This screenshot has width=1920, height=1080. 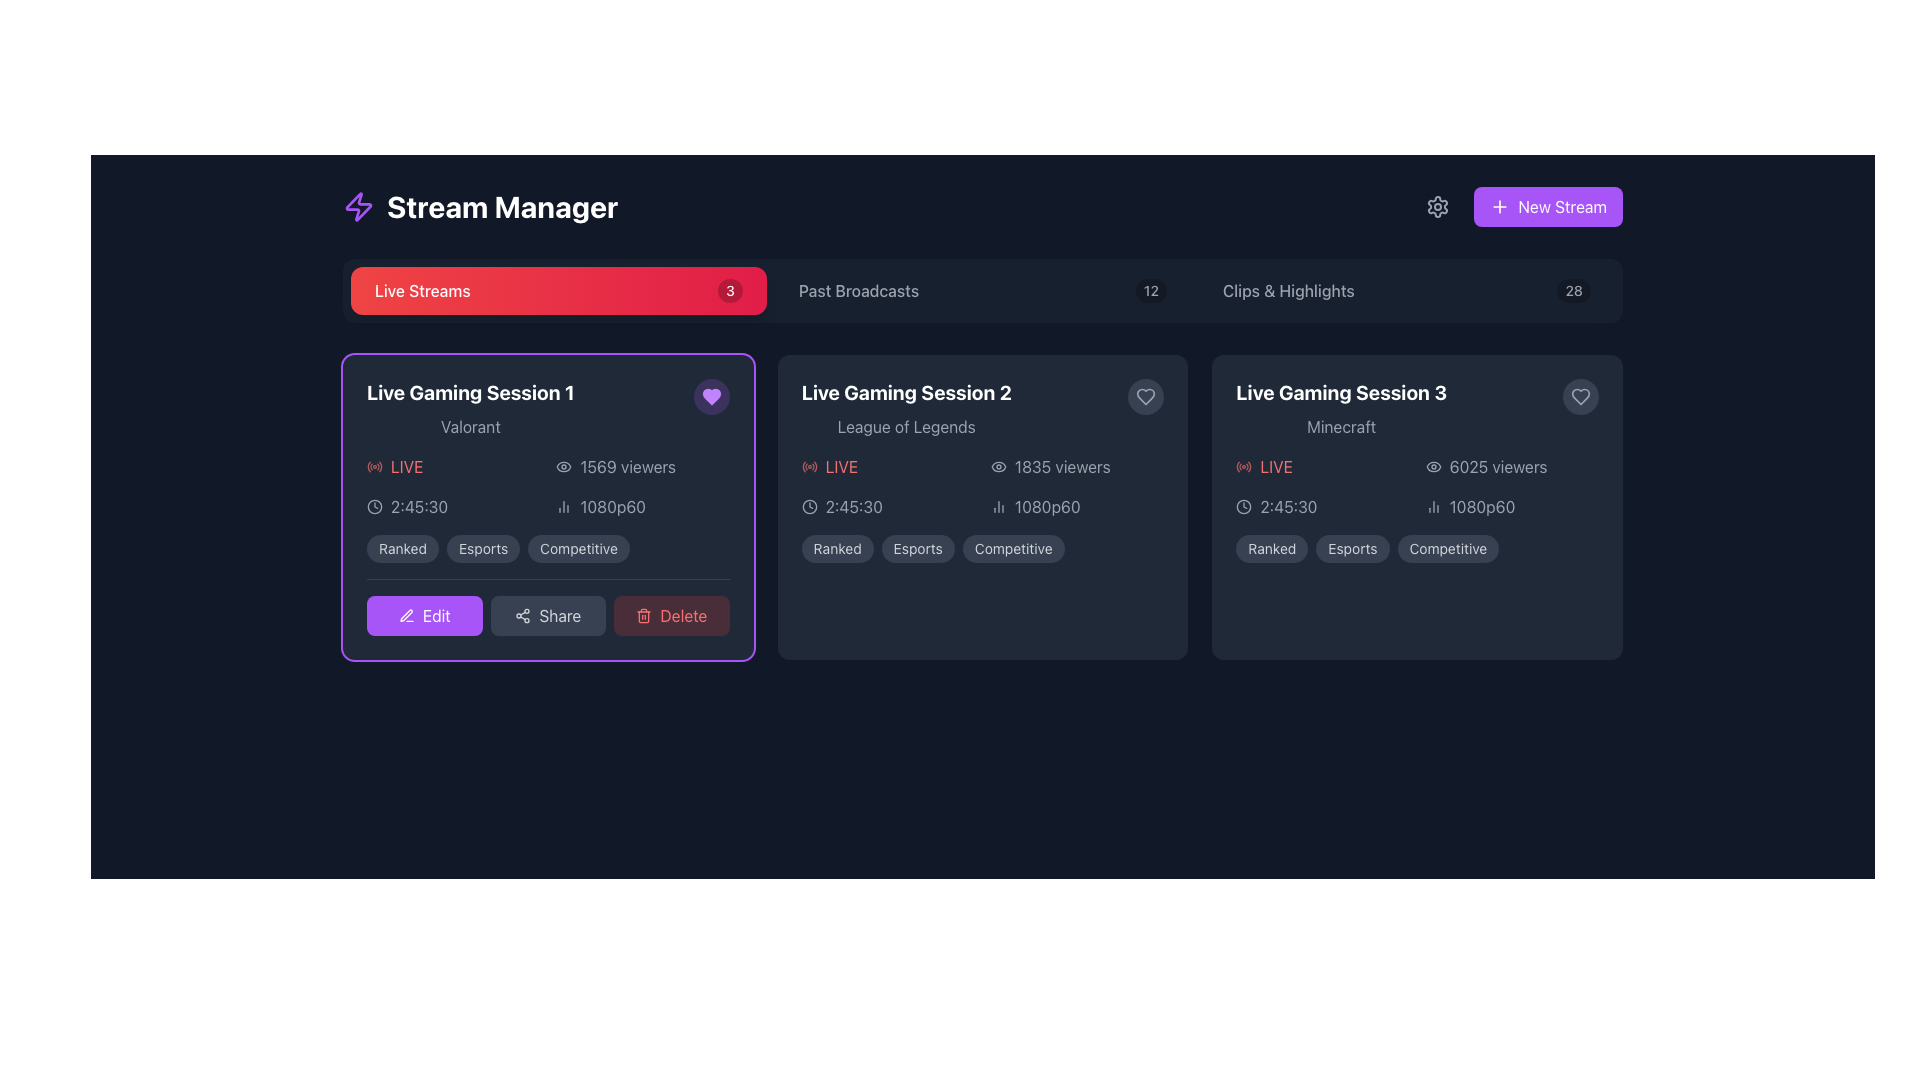 I want to click on the center of the gear icon button in the top-right section of the interface, so click(x=1437, y=207).